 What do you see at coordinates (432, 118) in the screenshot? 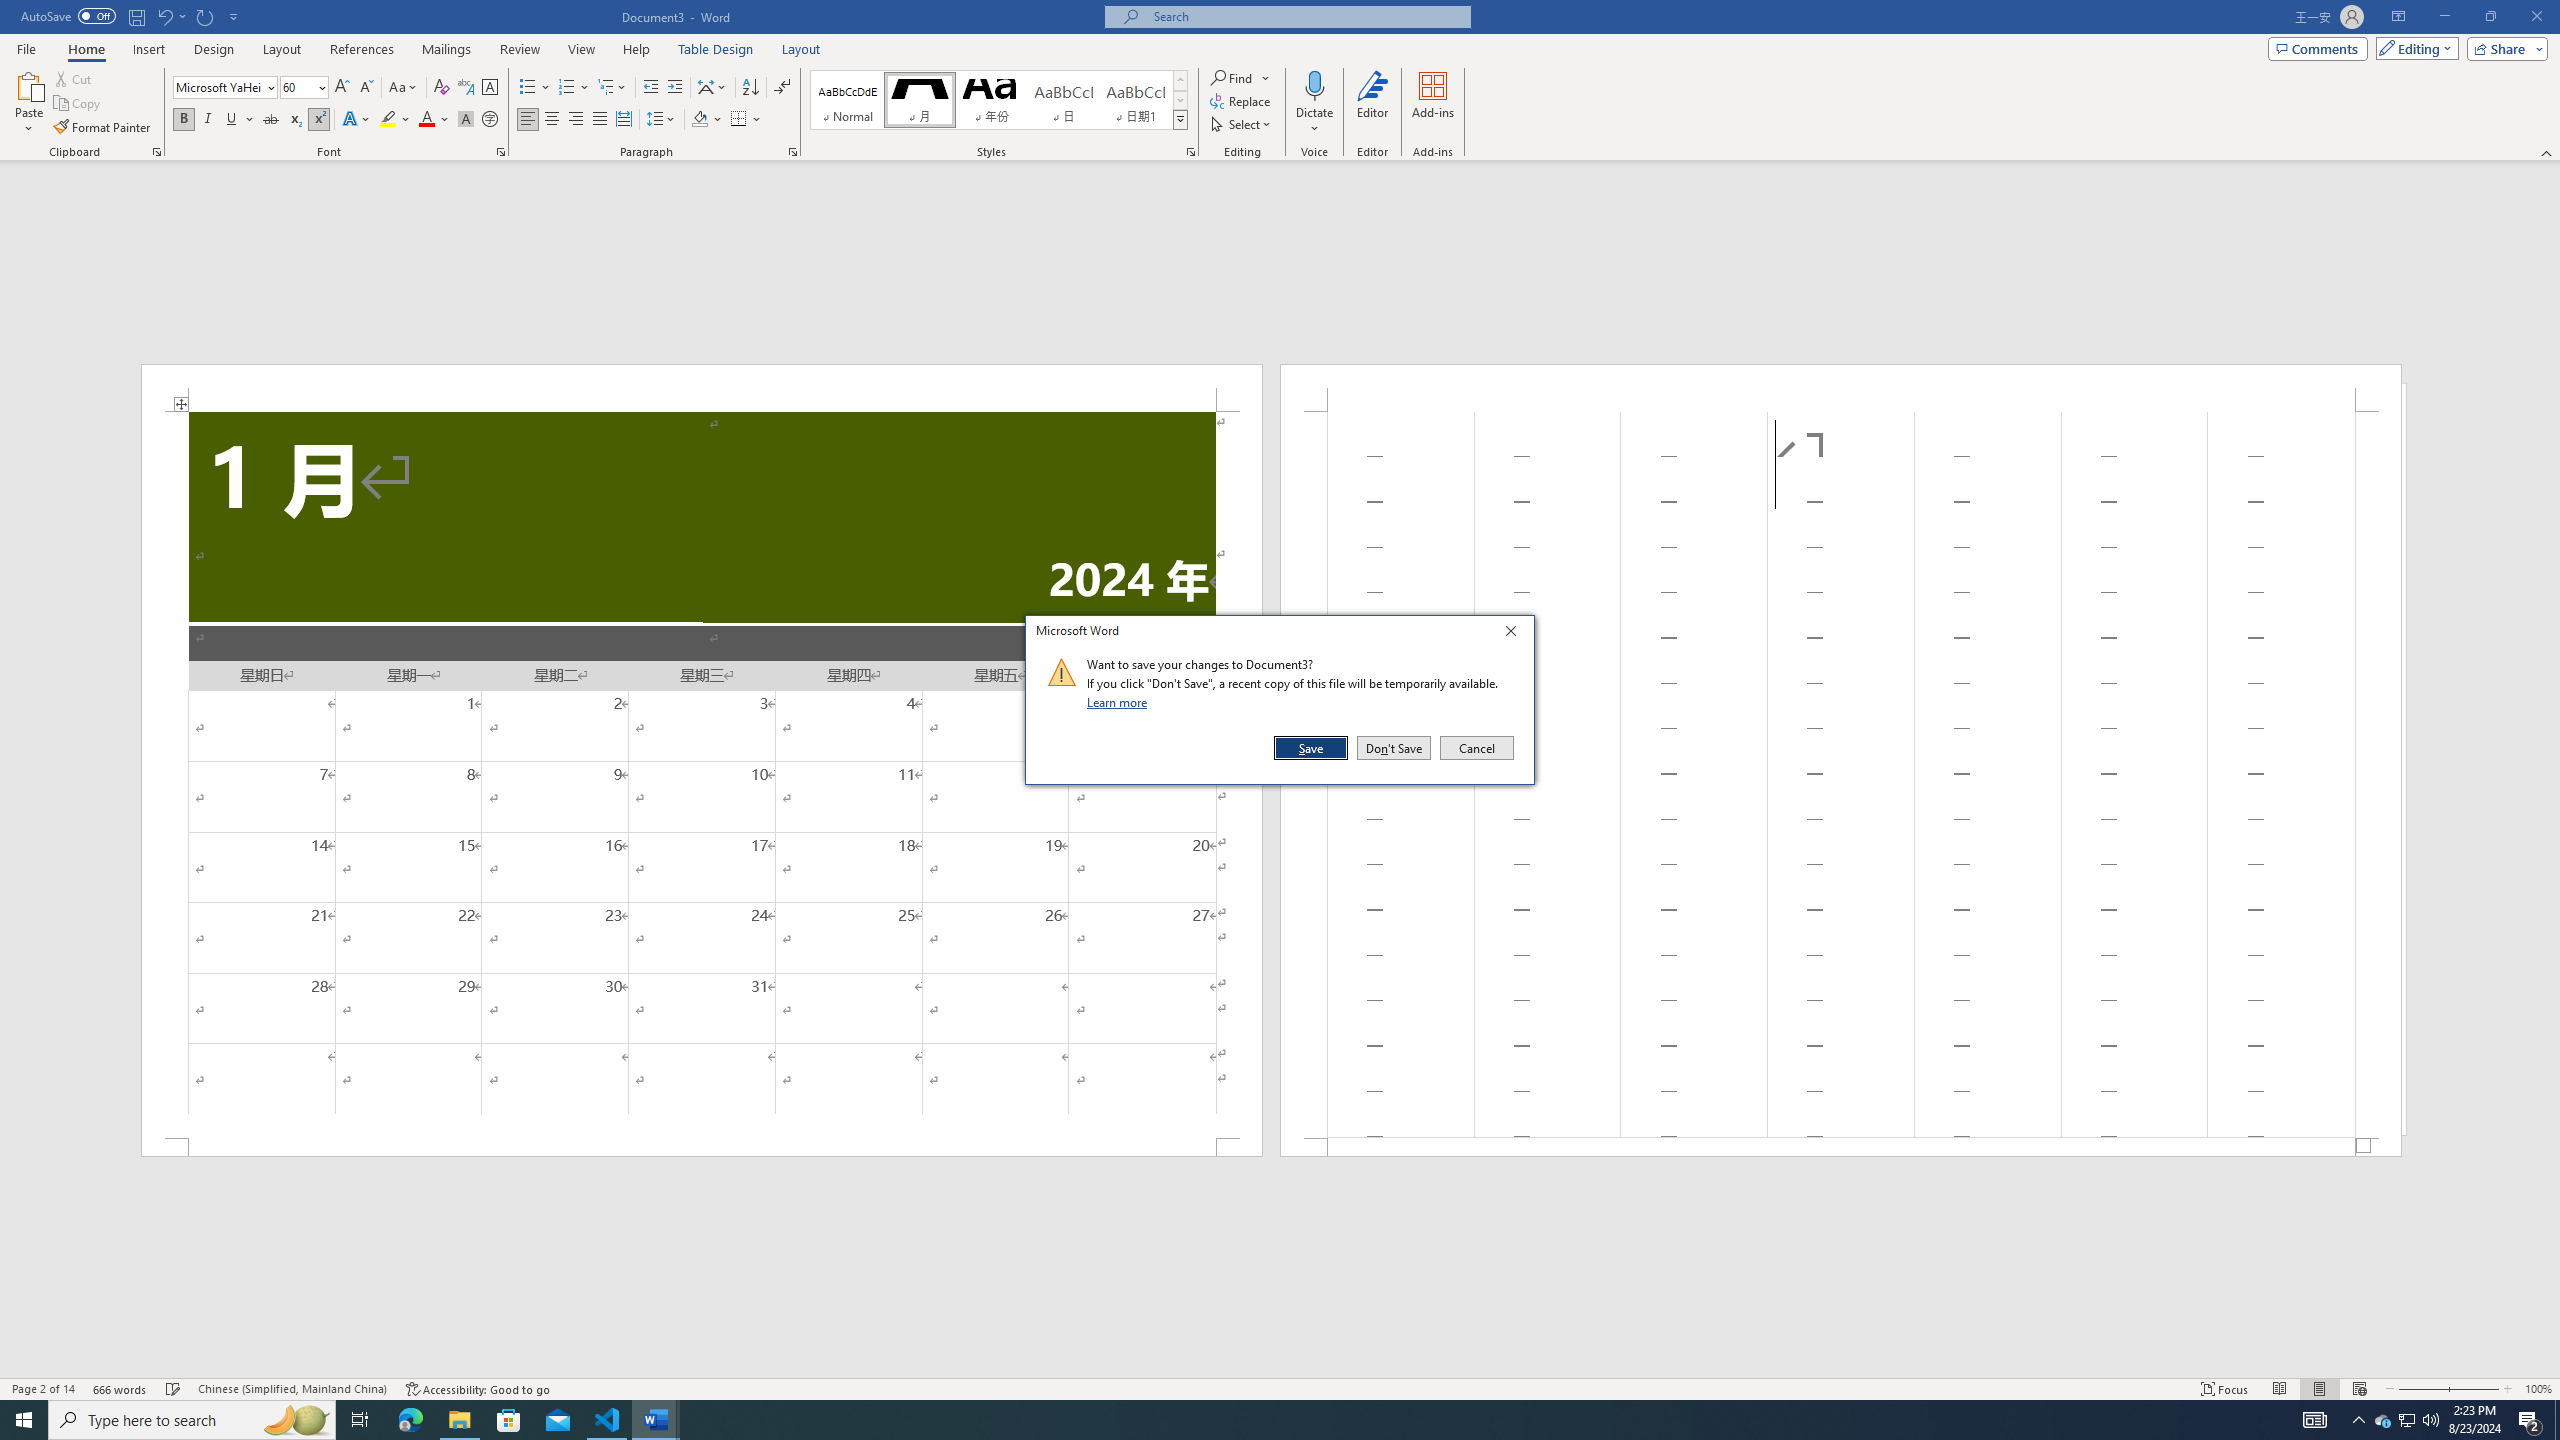
I see `'Font Color'` at bounding box center [432, 118].